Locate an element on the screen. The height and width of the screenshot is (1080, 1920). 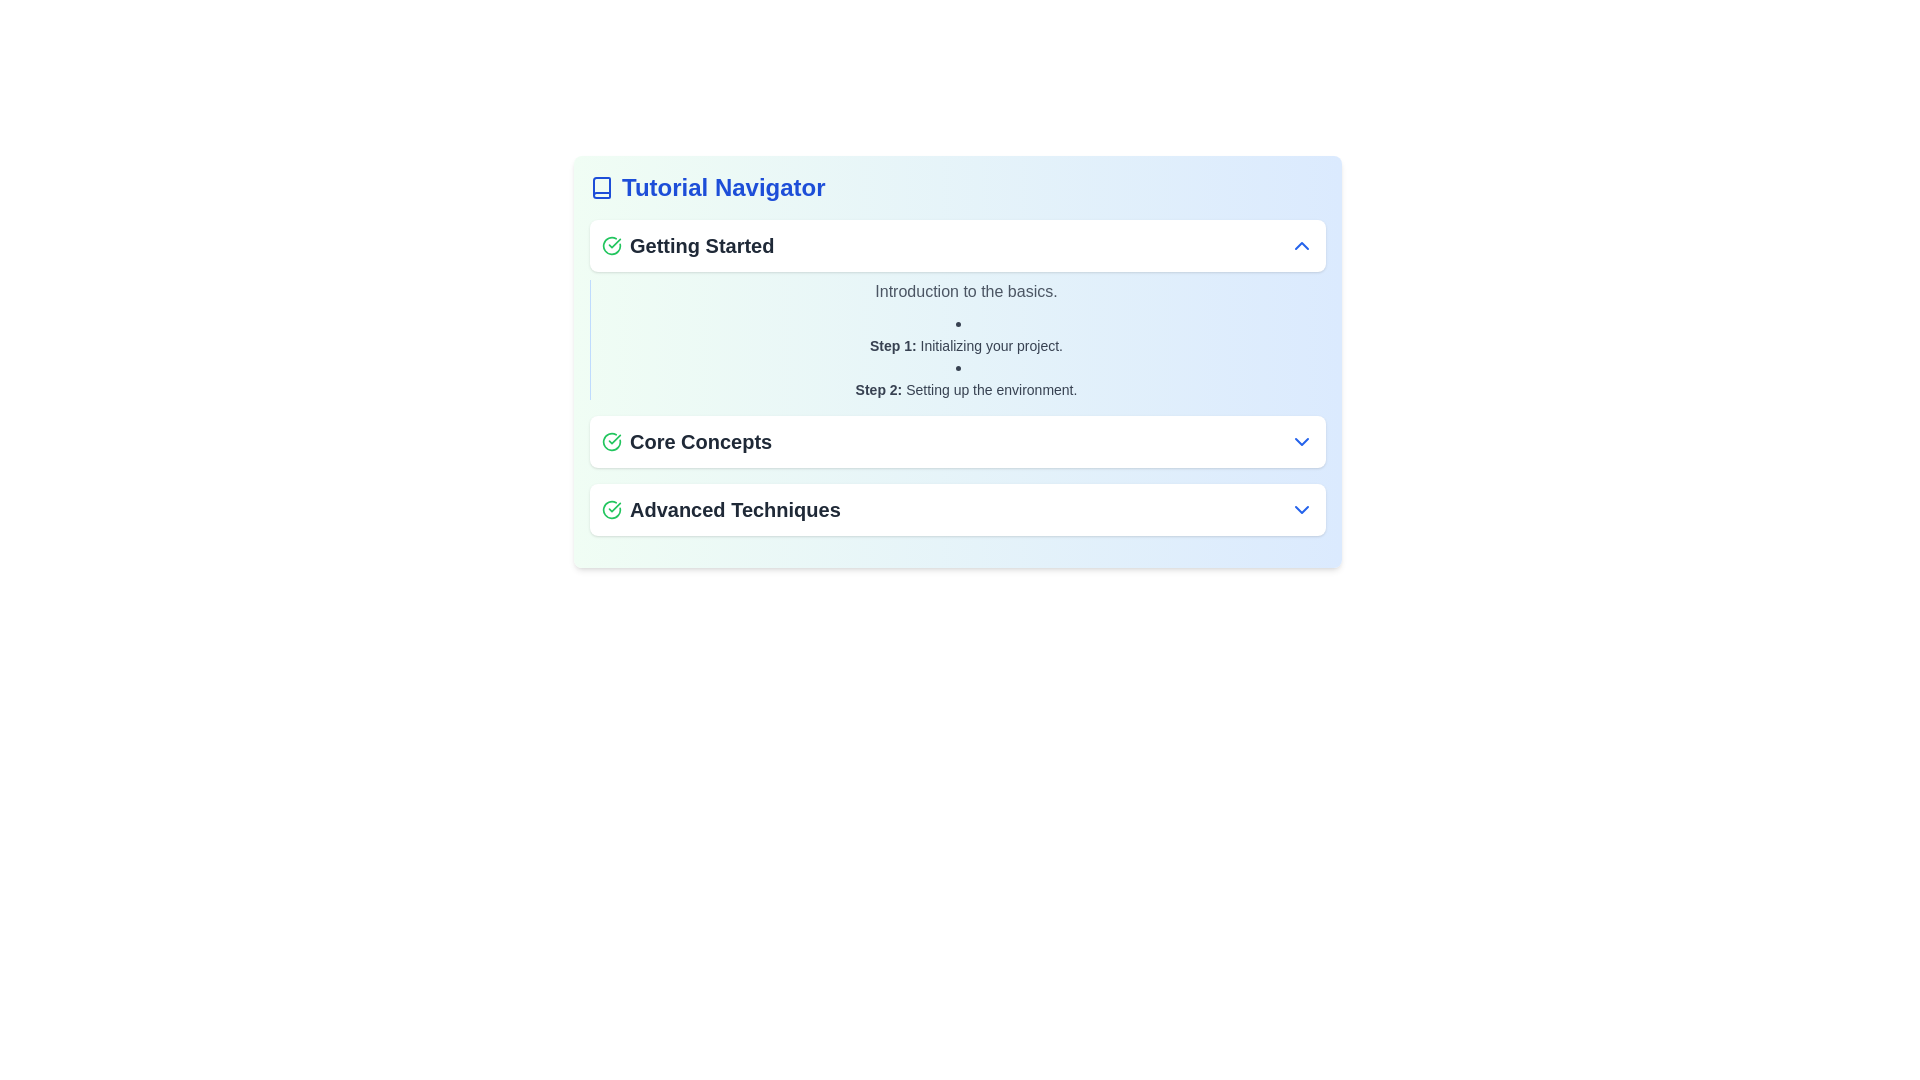
the 'Tutorial Navigator' icon located in the top-left corner of the panel to associate it with the Tutorial Navigator section is located at coordinates (600, 188).